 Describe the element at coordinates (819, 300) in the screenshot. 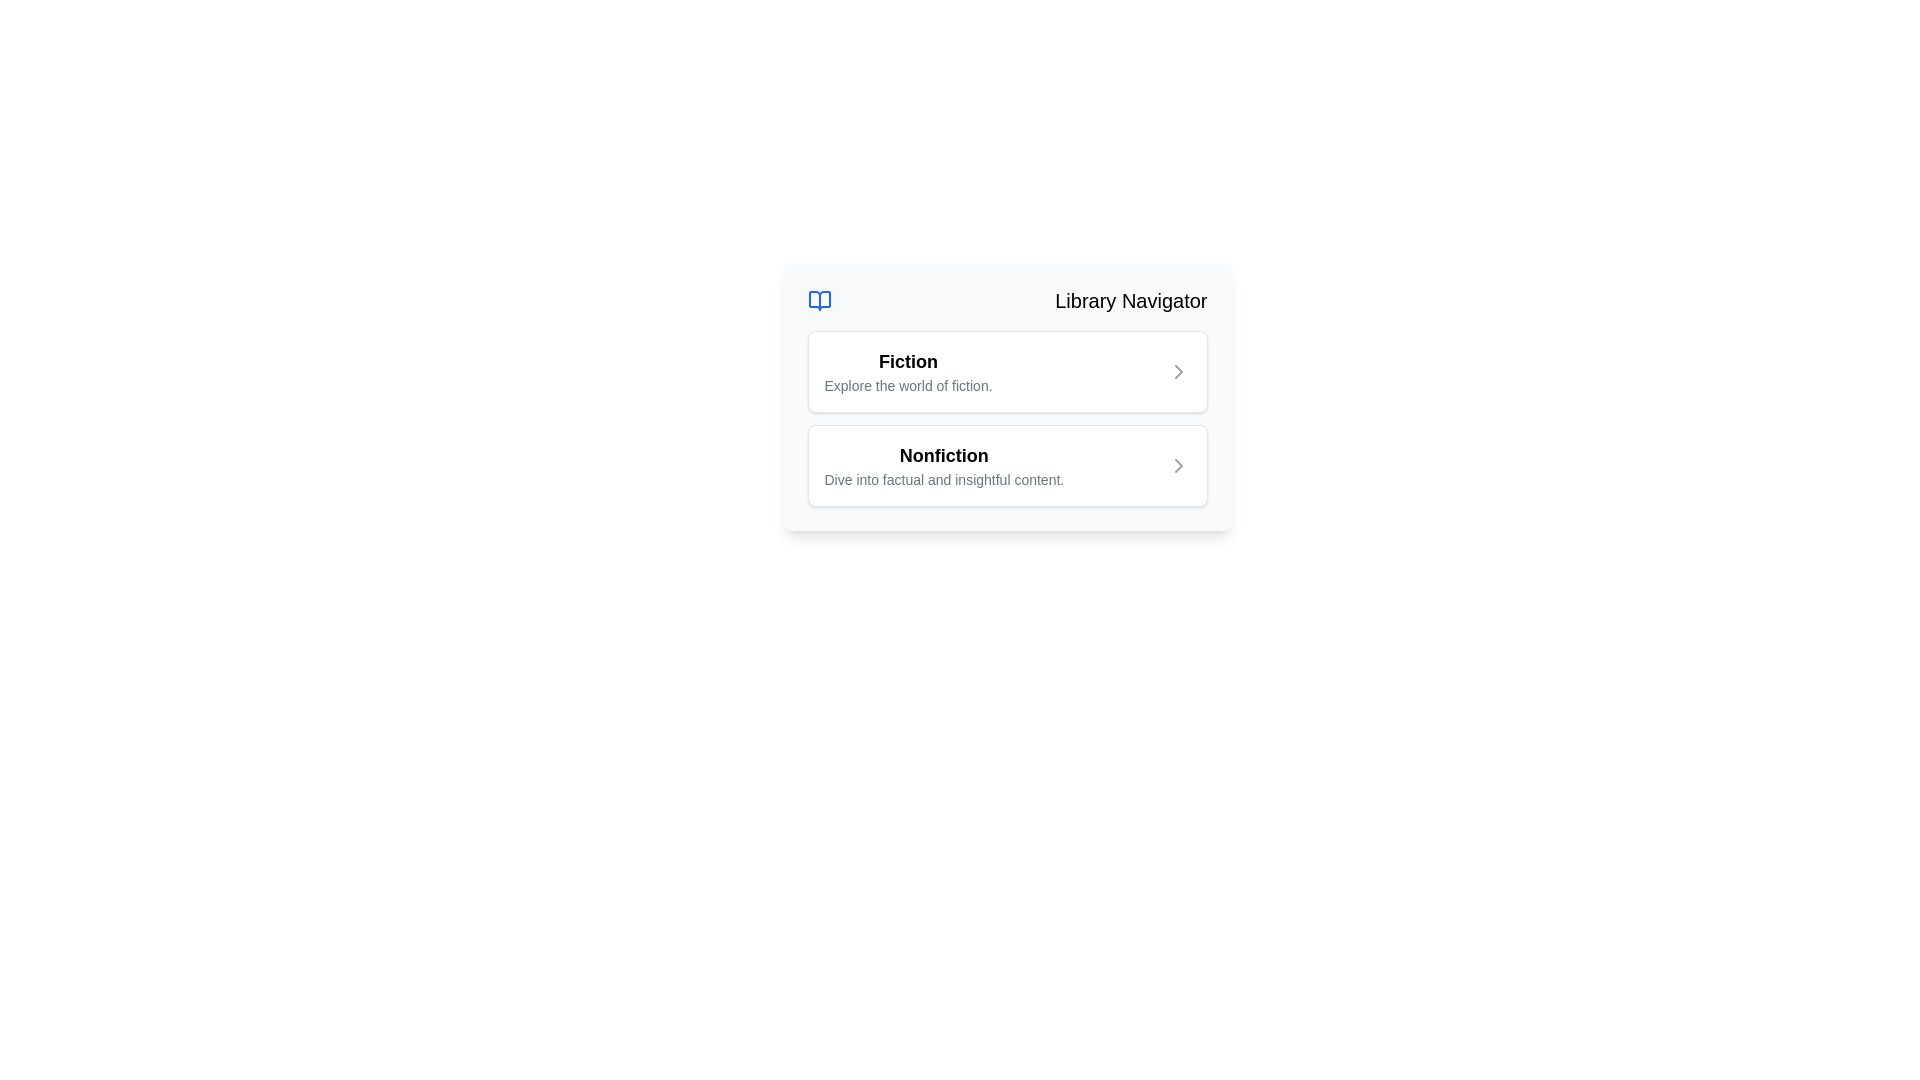

I see `the icon in the header bar of the 'Library Navigator' section, which symbolizes books or related content` at that location.